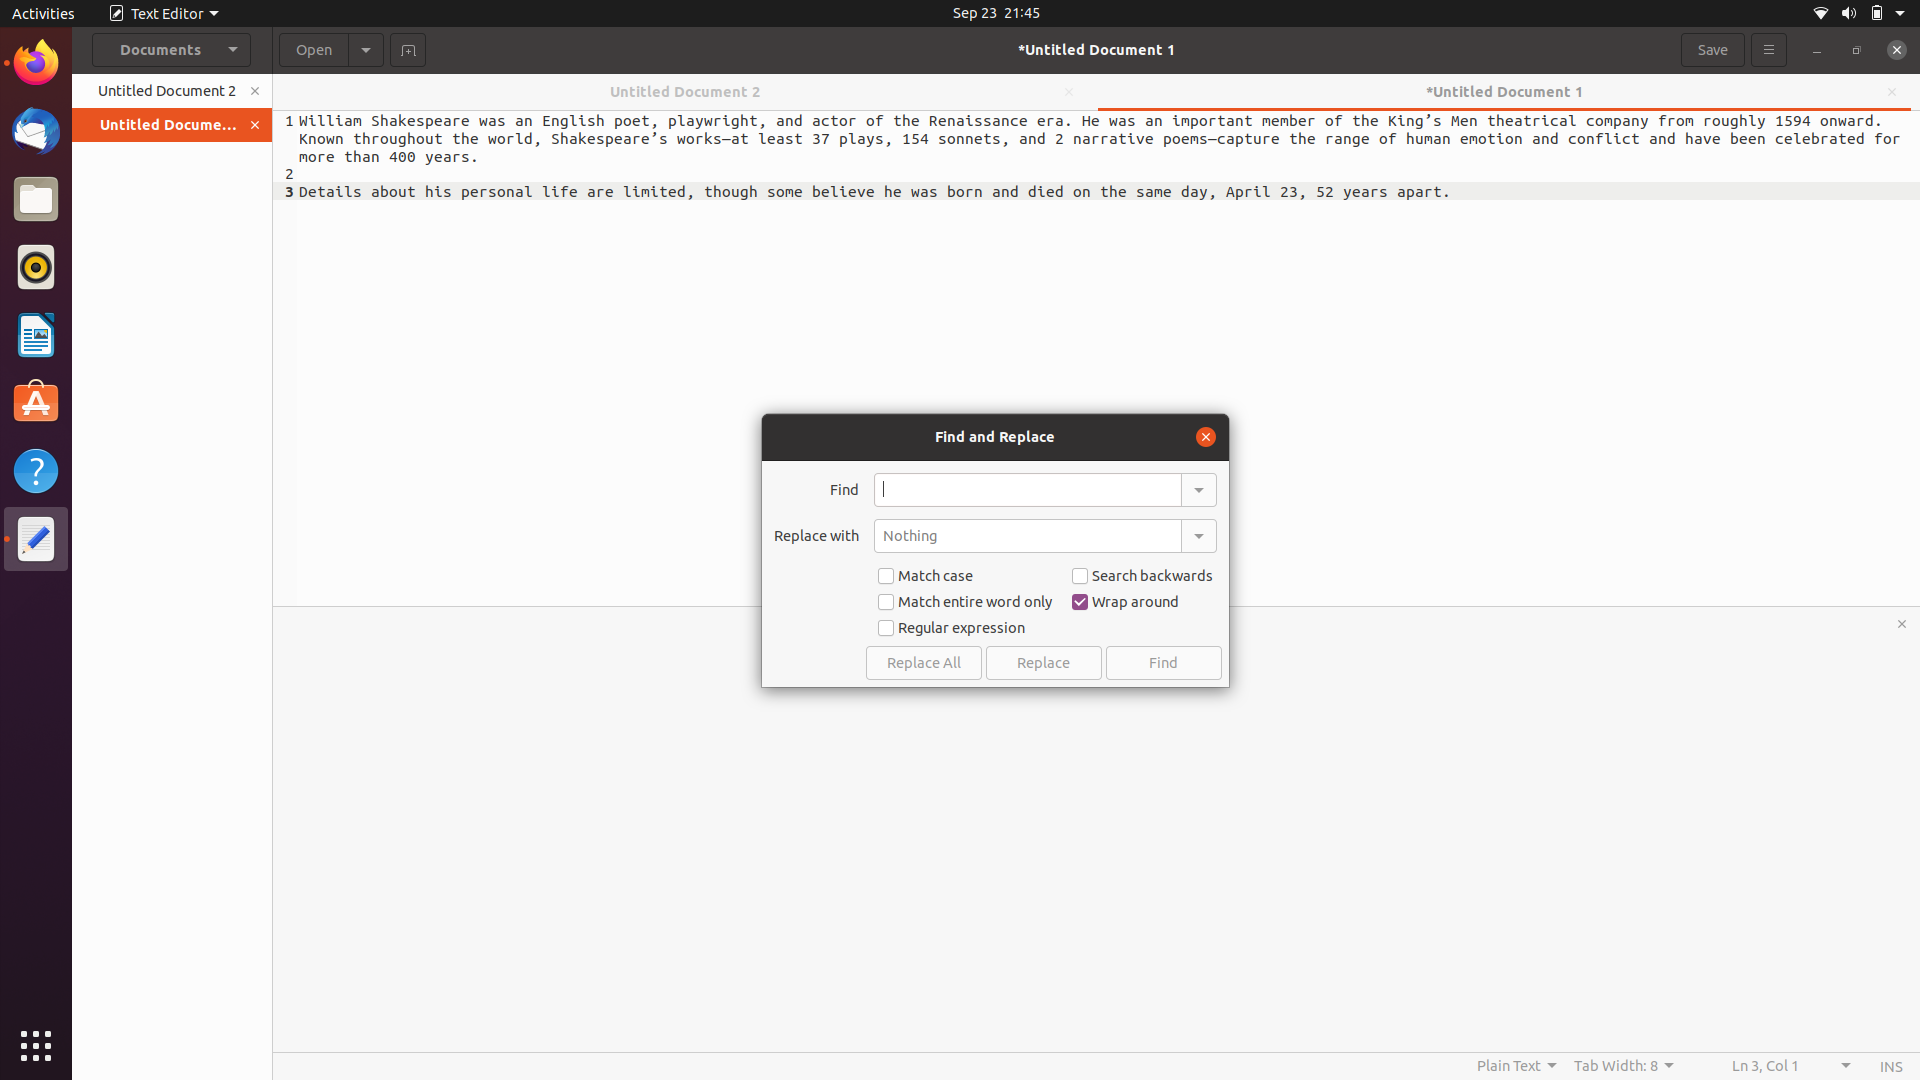  What do you see at coordinates (1027, 489) in the screenshot?
I see `In the document, switch the first instance of the word "important" with "prominent` at bounding box center [1027, 489].